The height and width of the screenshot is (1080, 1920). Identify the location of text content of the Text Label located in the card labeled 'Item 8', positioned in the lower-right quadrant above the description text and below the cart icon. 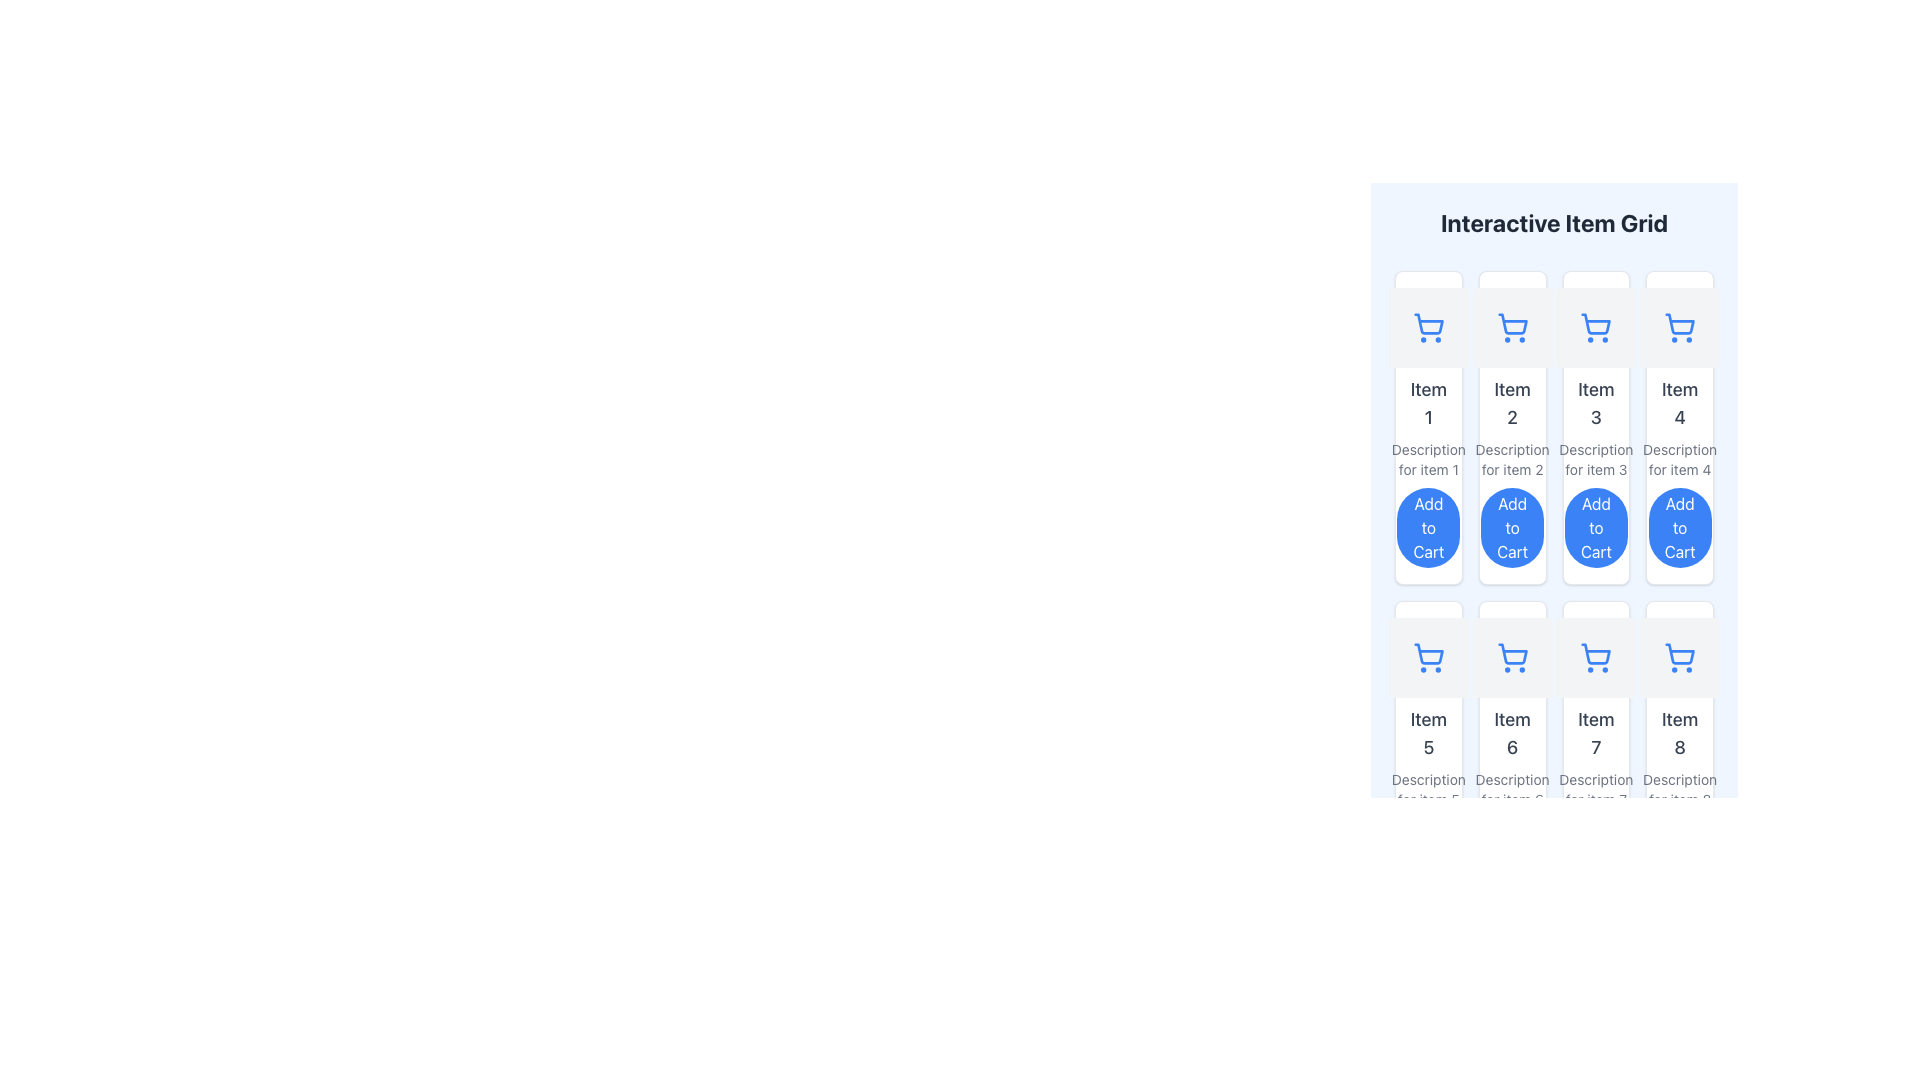
(1680, 733).